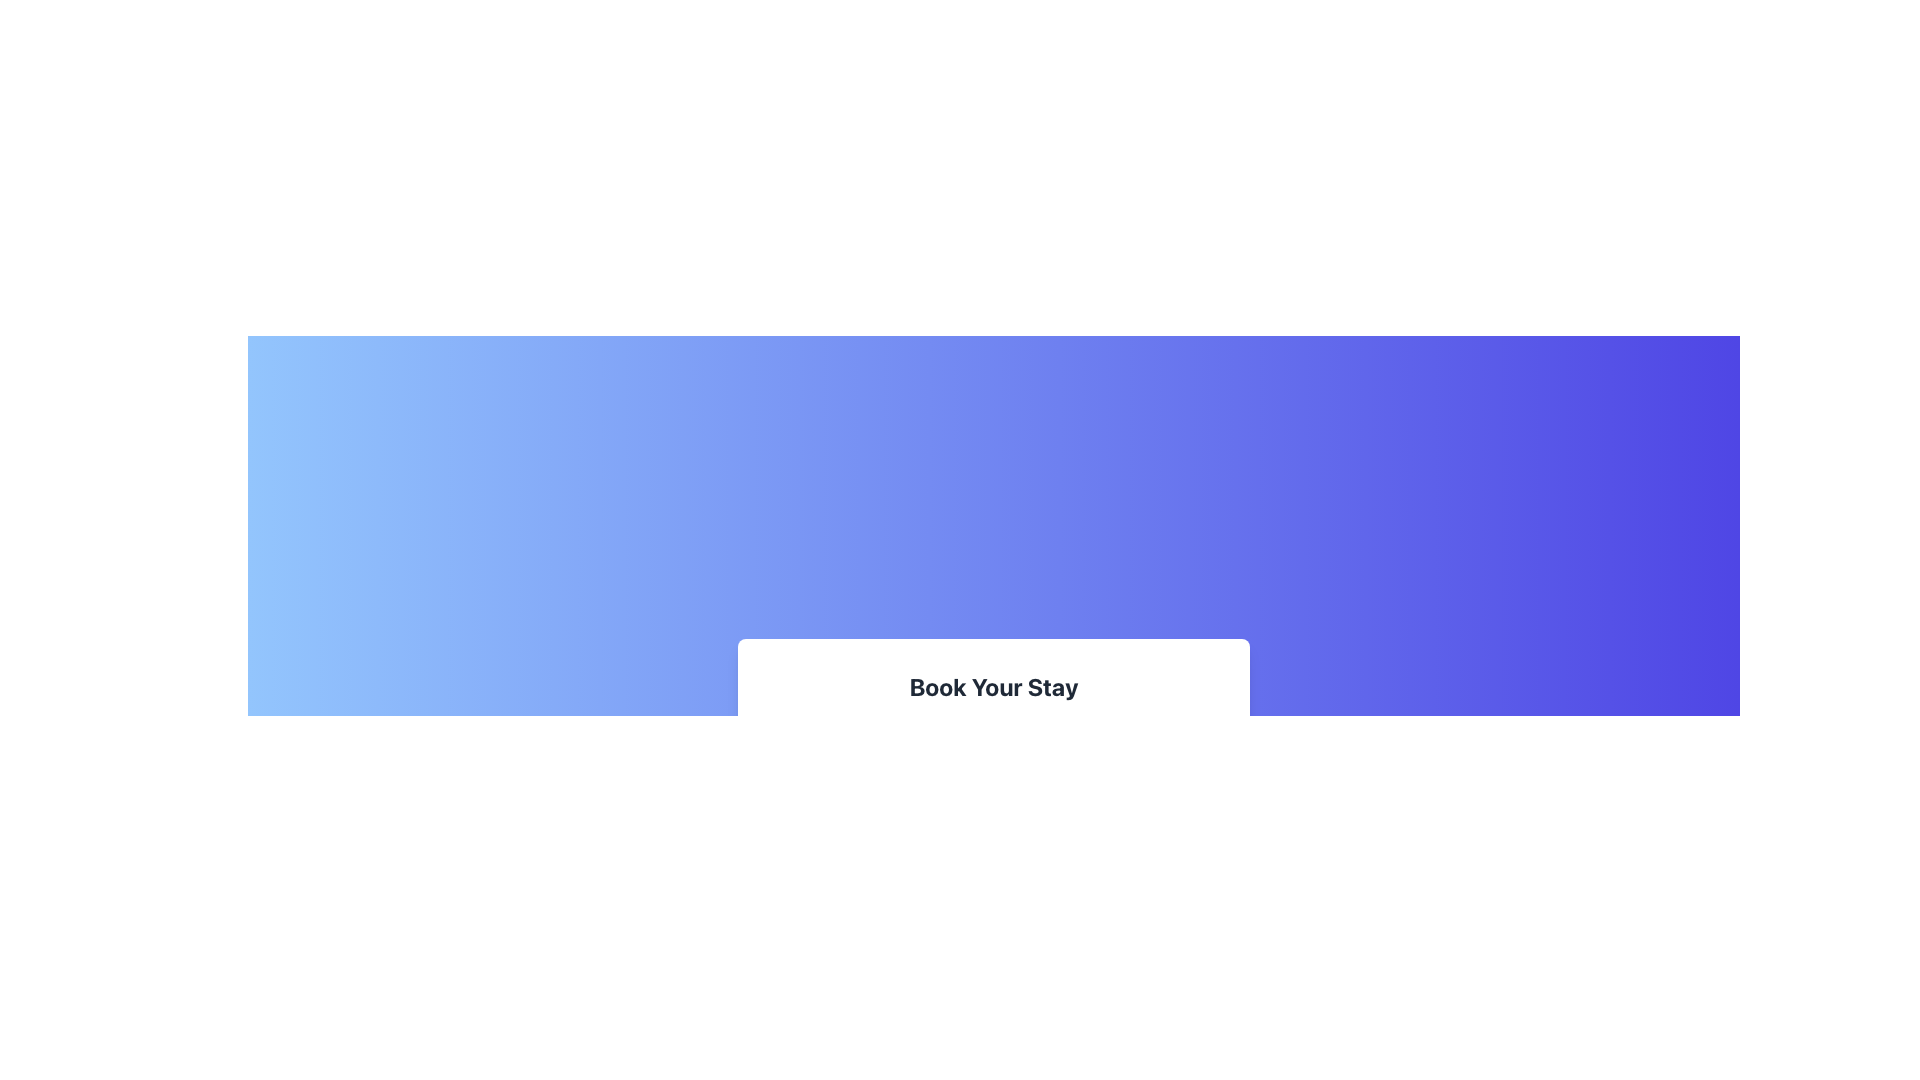  What do you see at coordinates (993, 685) in the screenshot?
I see `the Text Header element that serves as the title for the card, located at the top of the content area` at bounding box center [993, 685].